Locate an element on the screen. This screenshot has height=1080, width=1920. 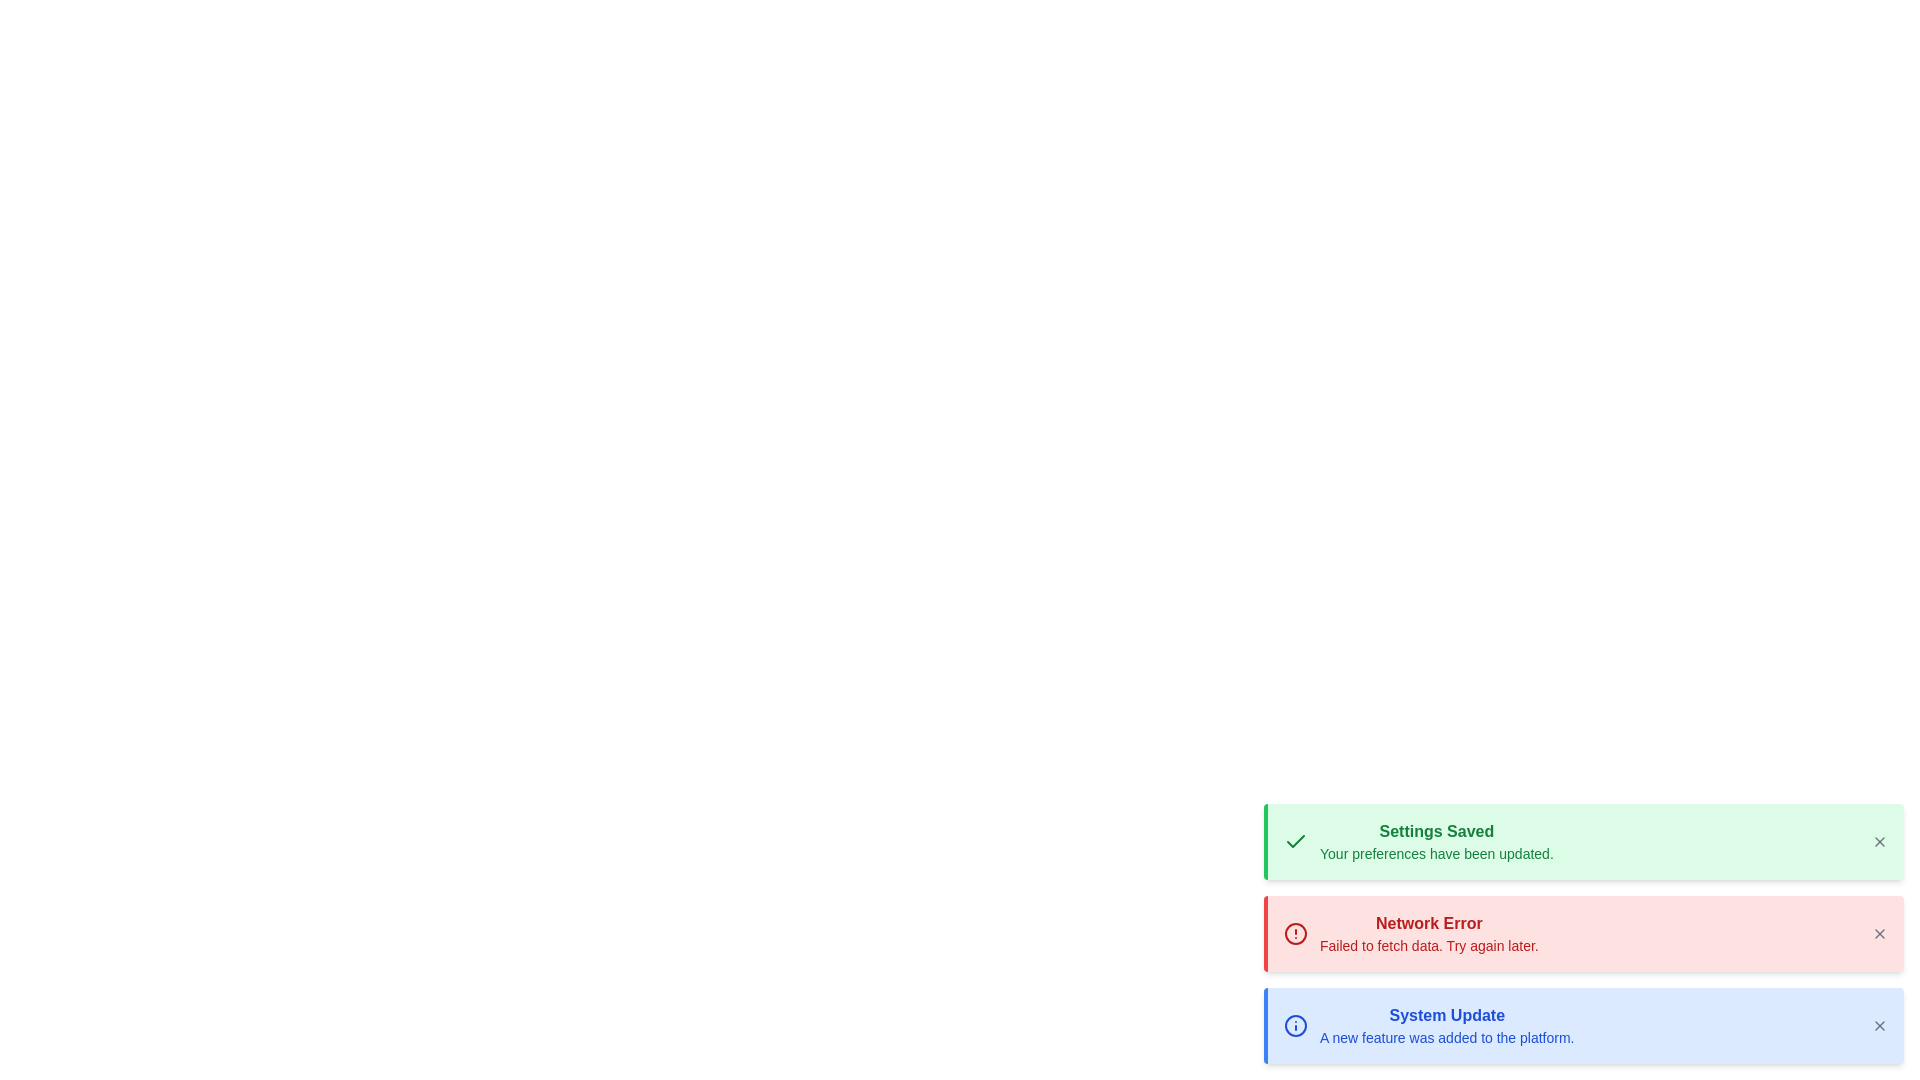
the close icon button located at the far right of the 'Settings Saved' notification box is located at coordinates (1879, 841).